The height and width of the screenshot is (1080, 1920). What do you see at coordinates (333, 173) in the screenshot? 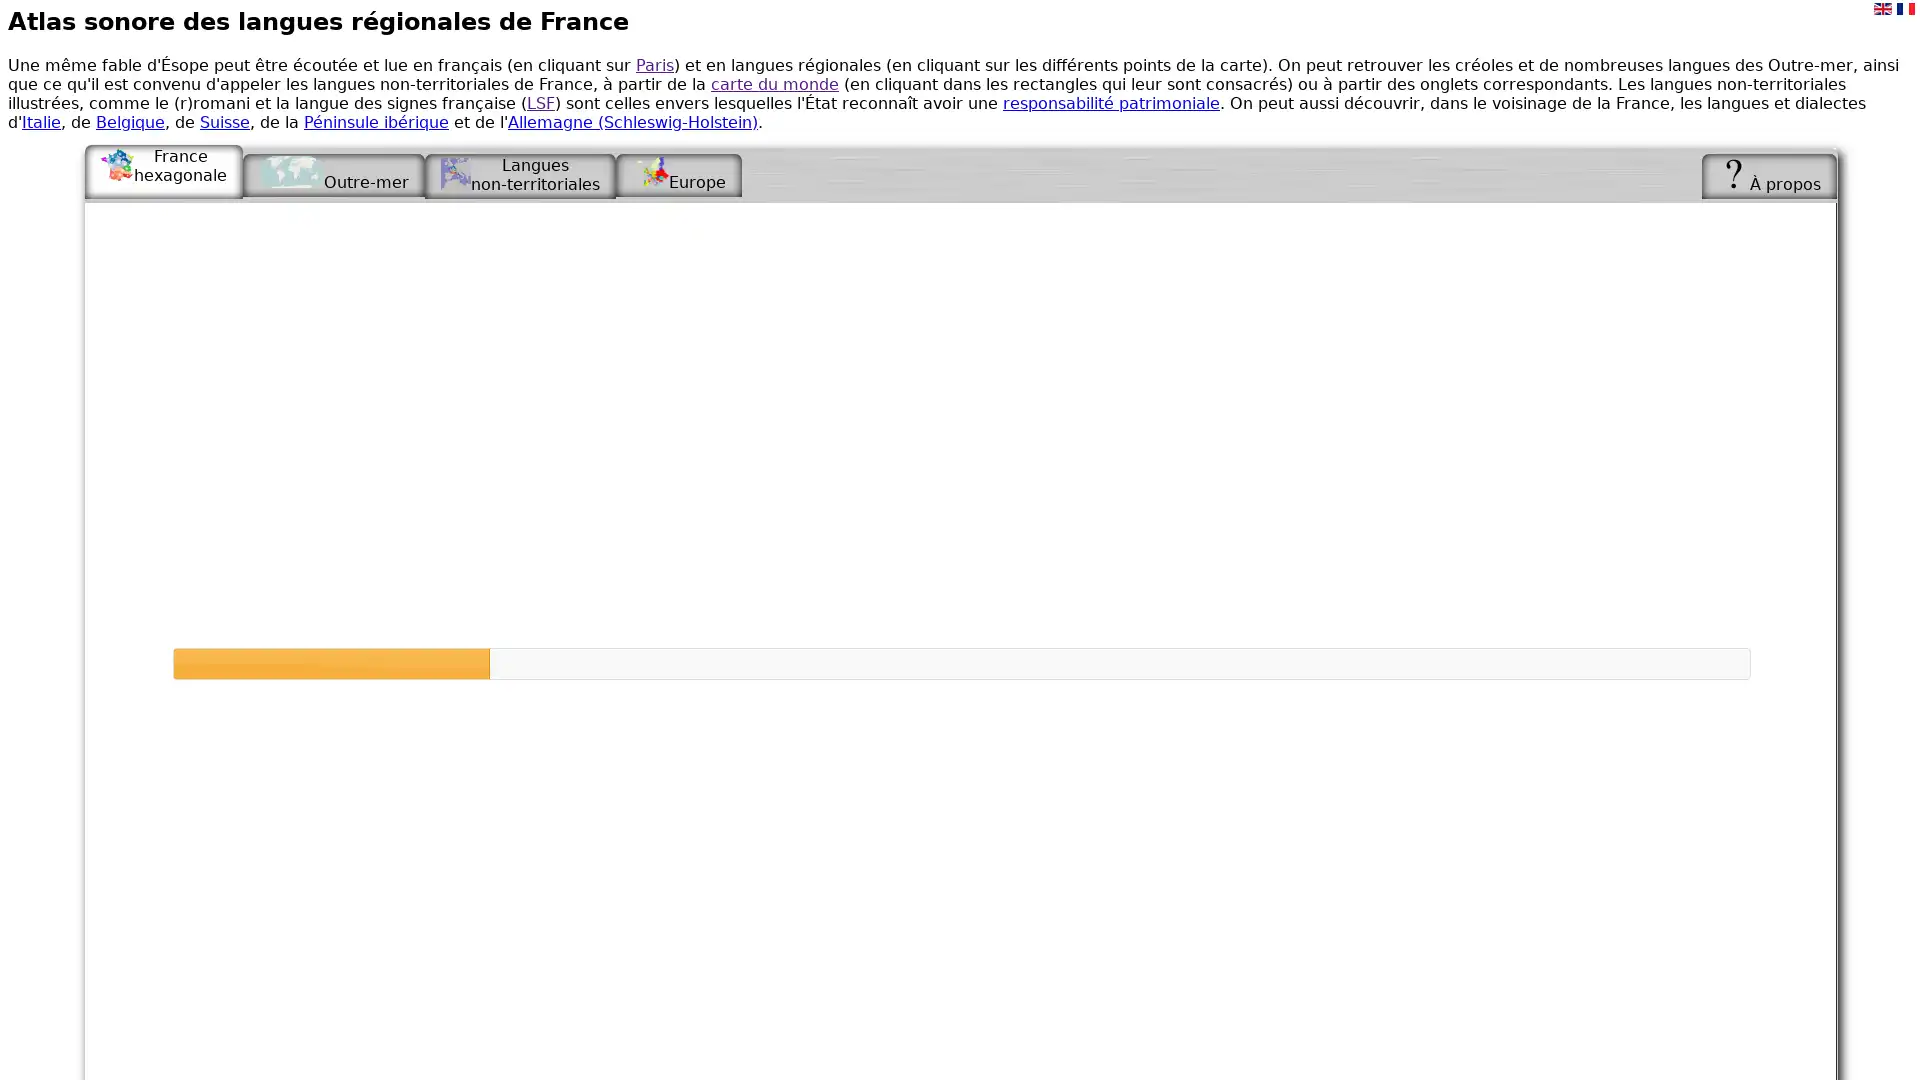
I see `Outre-mer` at bounding box center [333, 173].